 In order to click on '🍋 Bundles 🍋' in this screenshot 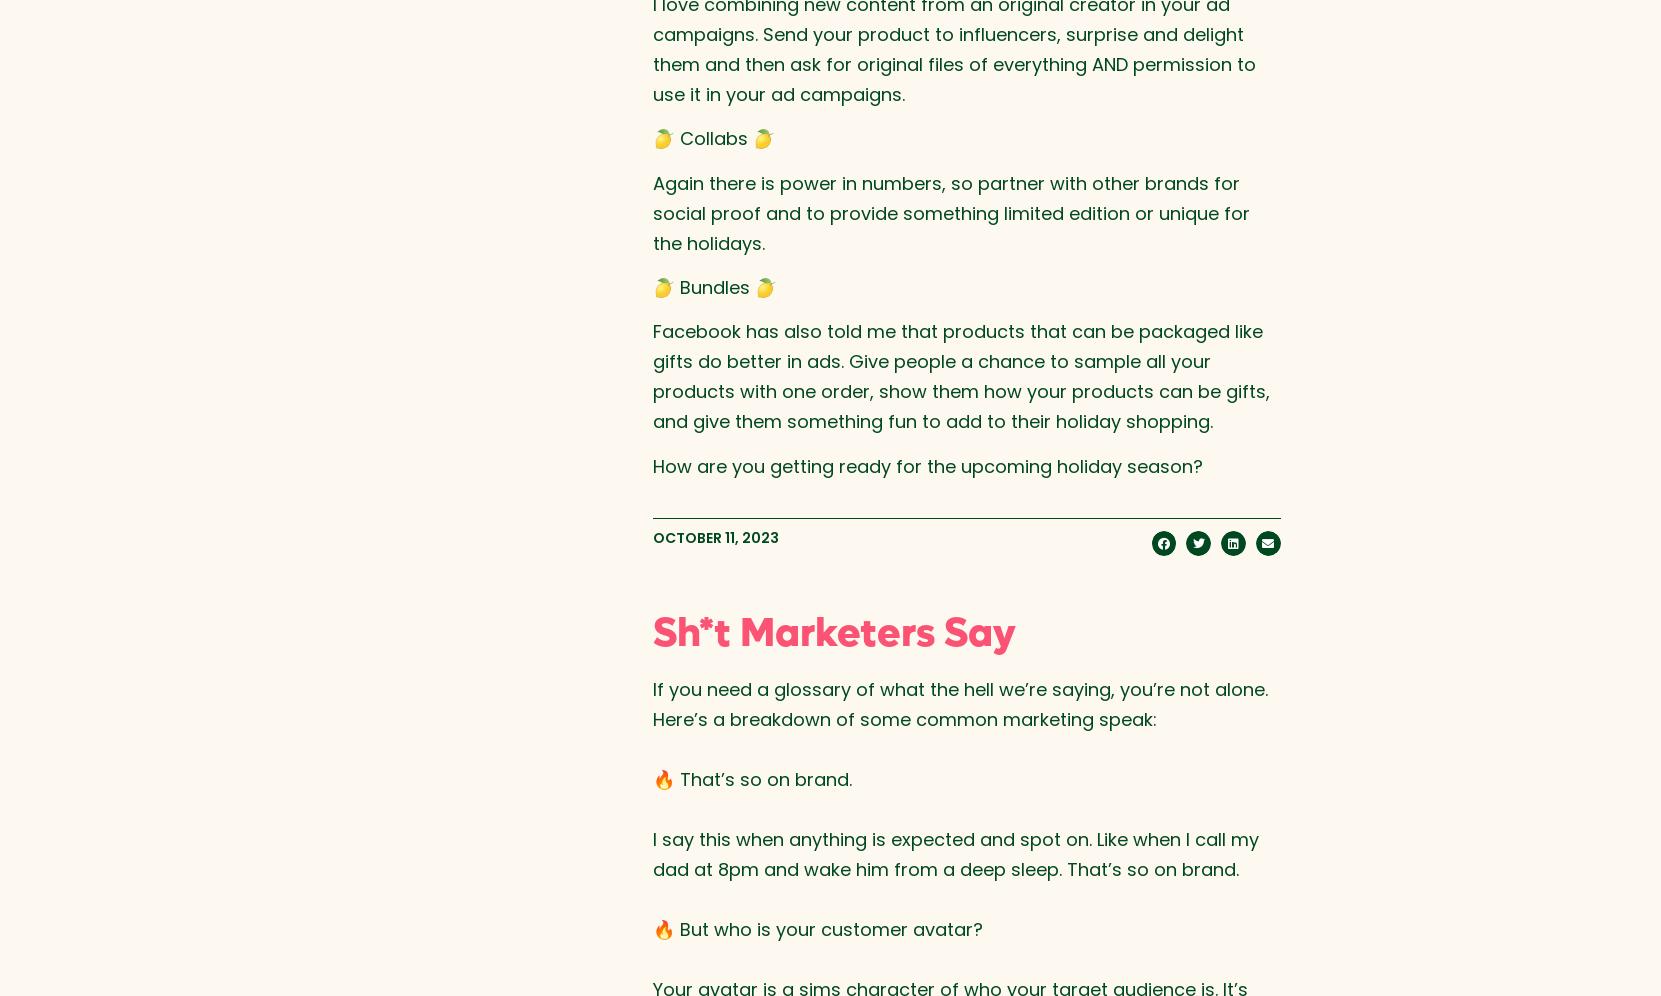, I will do `click(714, 287)`.